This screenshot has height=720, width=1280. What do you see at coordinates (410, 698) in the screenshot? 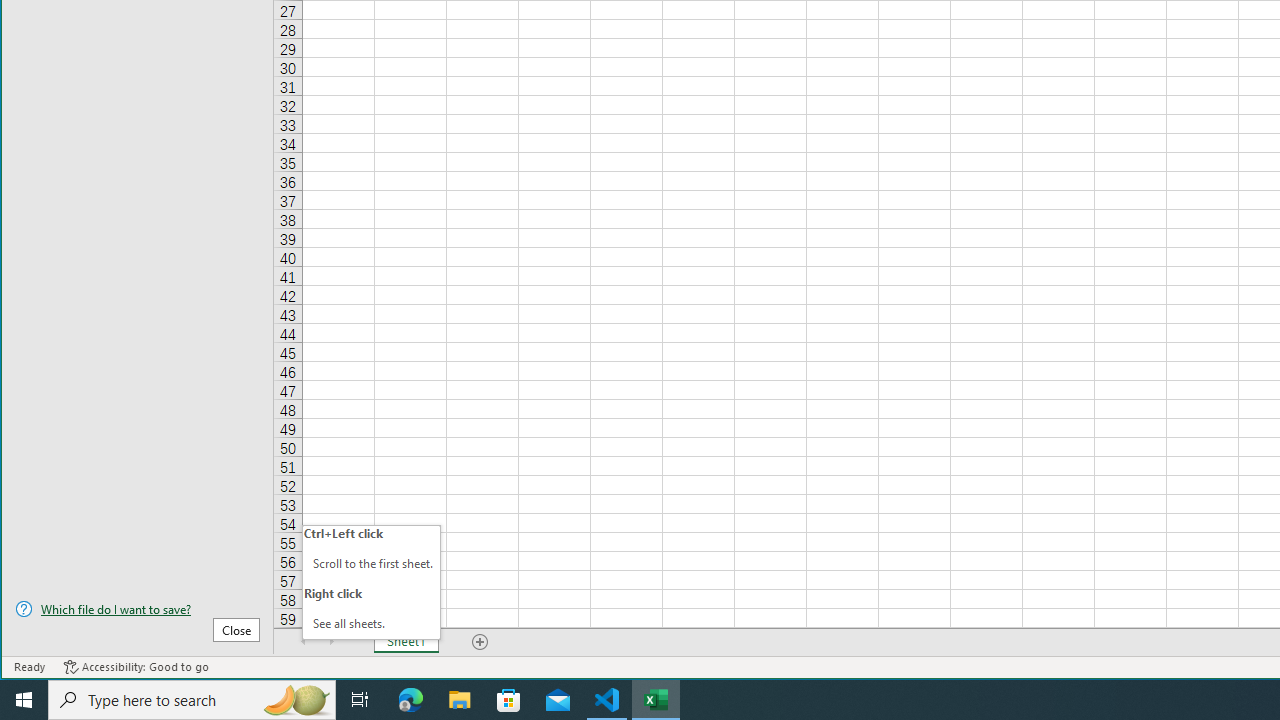
I see `'Microsoft Edge'` at bounding box center [410, 698].